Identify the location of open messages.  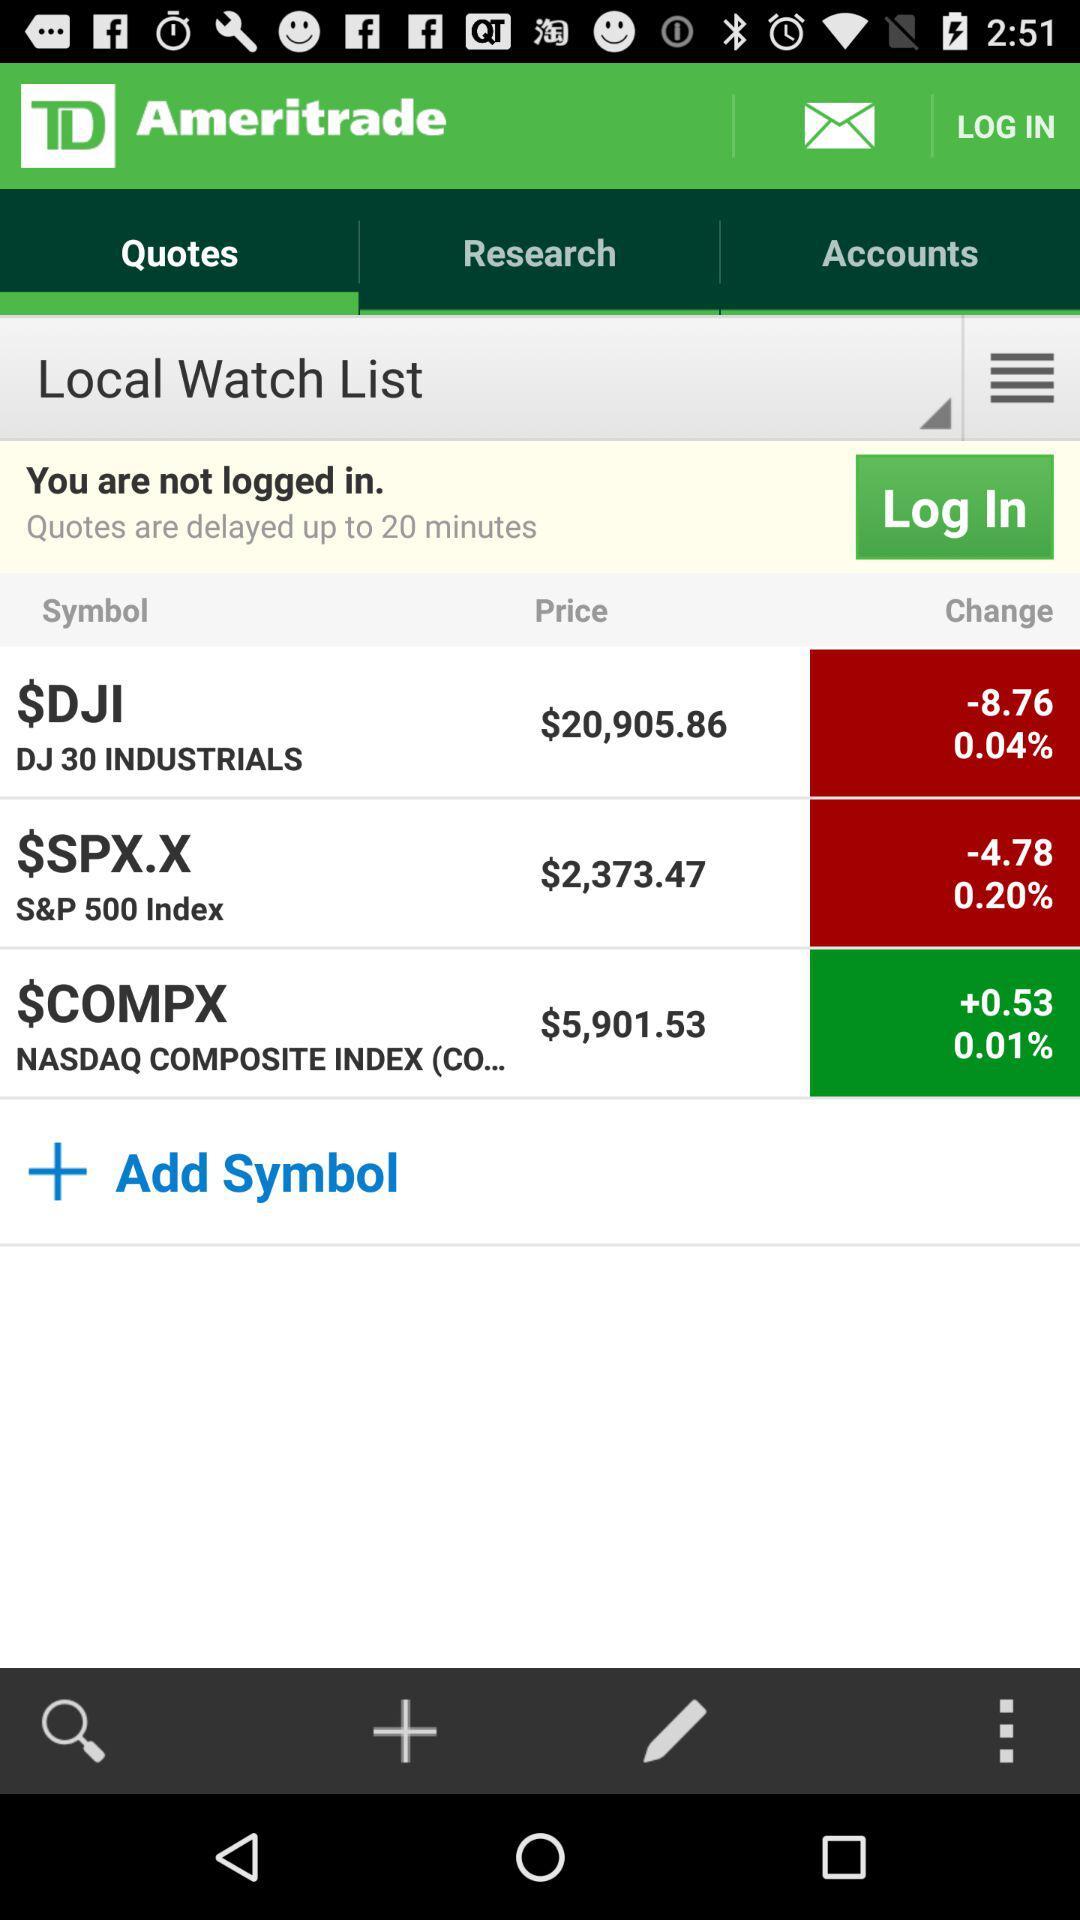
(832, 124).